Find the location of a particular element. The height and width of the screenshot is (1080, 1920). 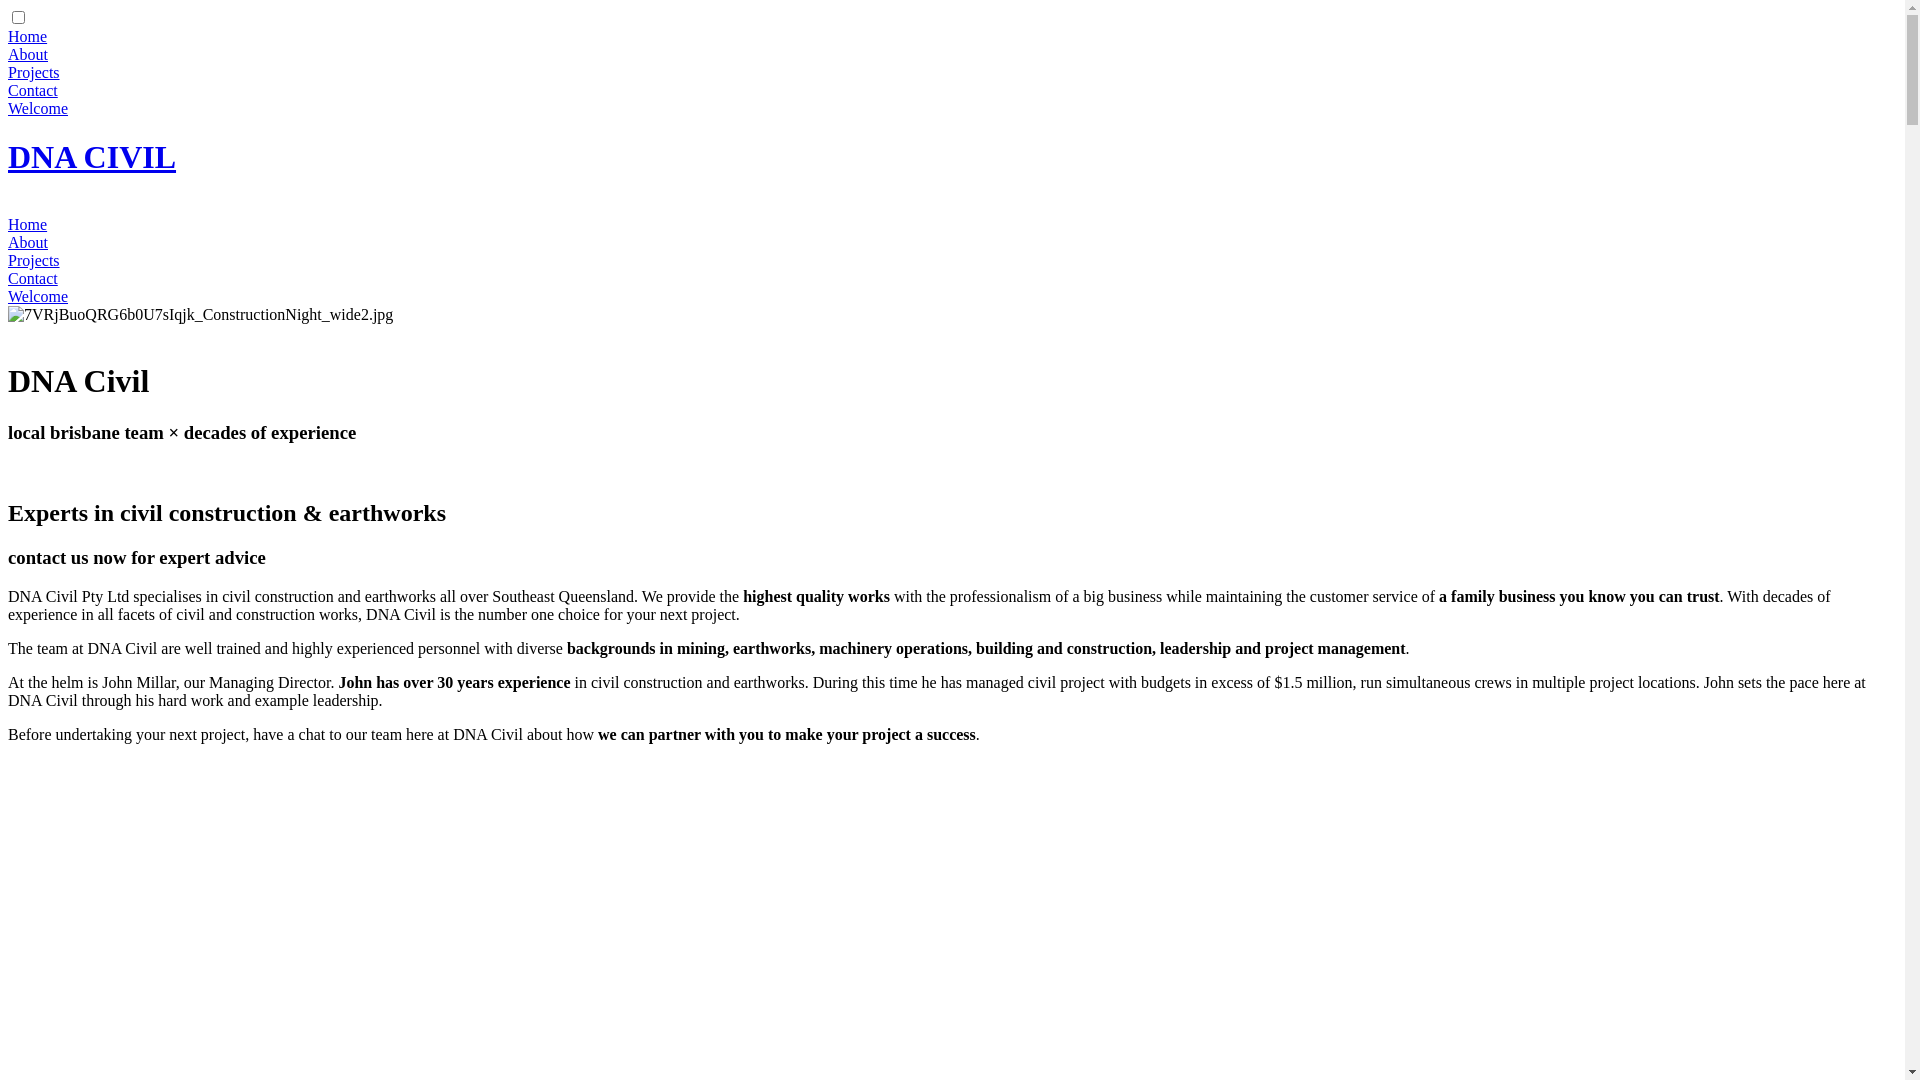

'DNA CIVIL' is located at coordinates (90, 156).